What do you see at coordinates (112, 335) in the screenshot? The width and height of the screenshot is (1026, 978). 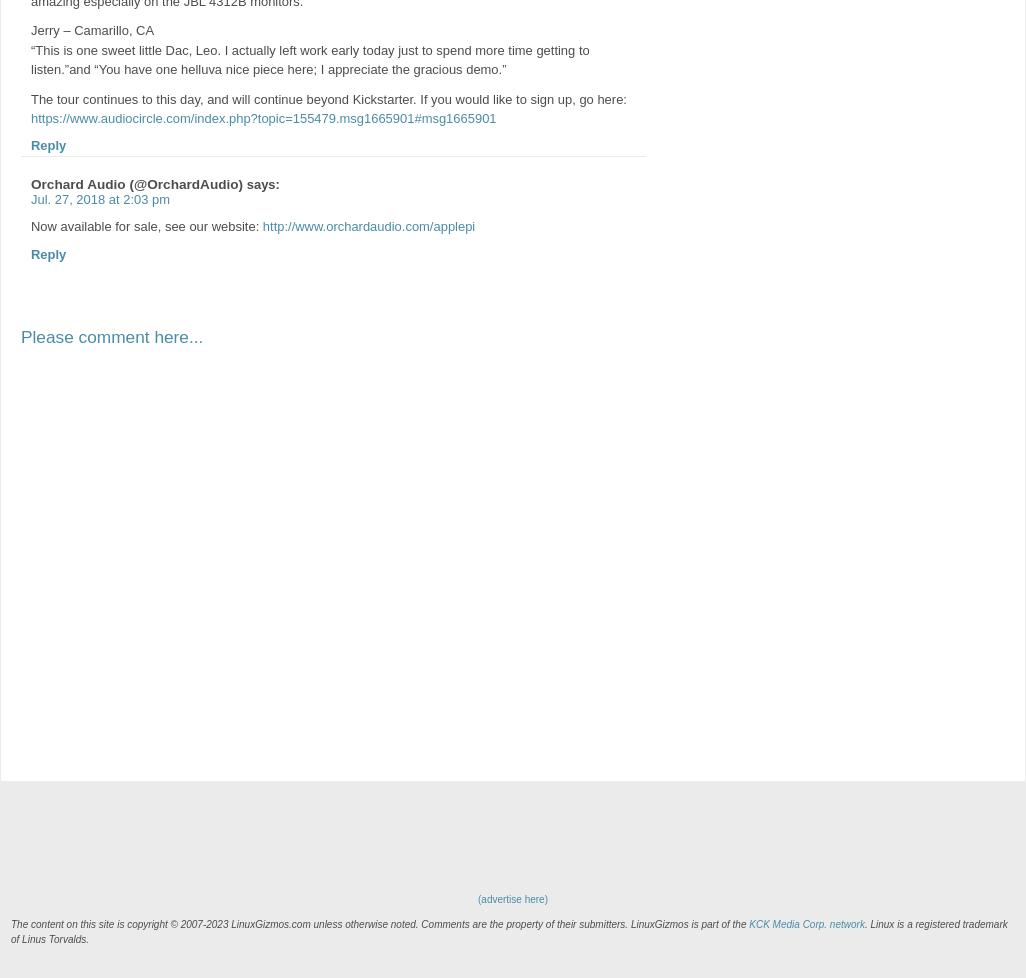 I see `'Please comment here...'` at bounding box center [112, 335].